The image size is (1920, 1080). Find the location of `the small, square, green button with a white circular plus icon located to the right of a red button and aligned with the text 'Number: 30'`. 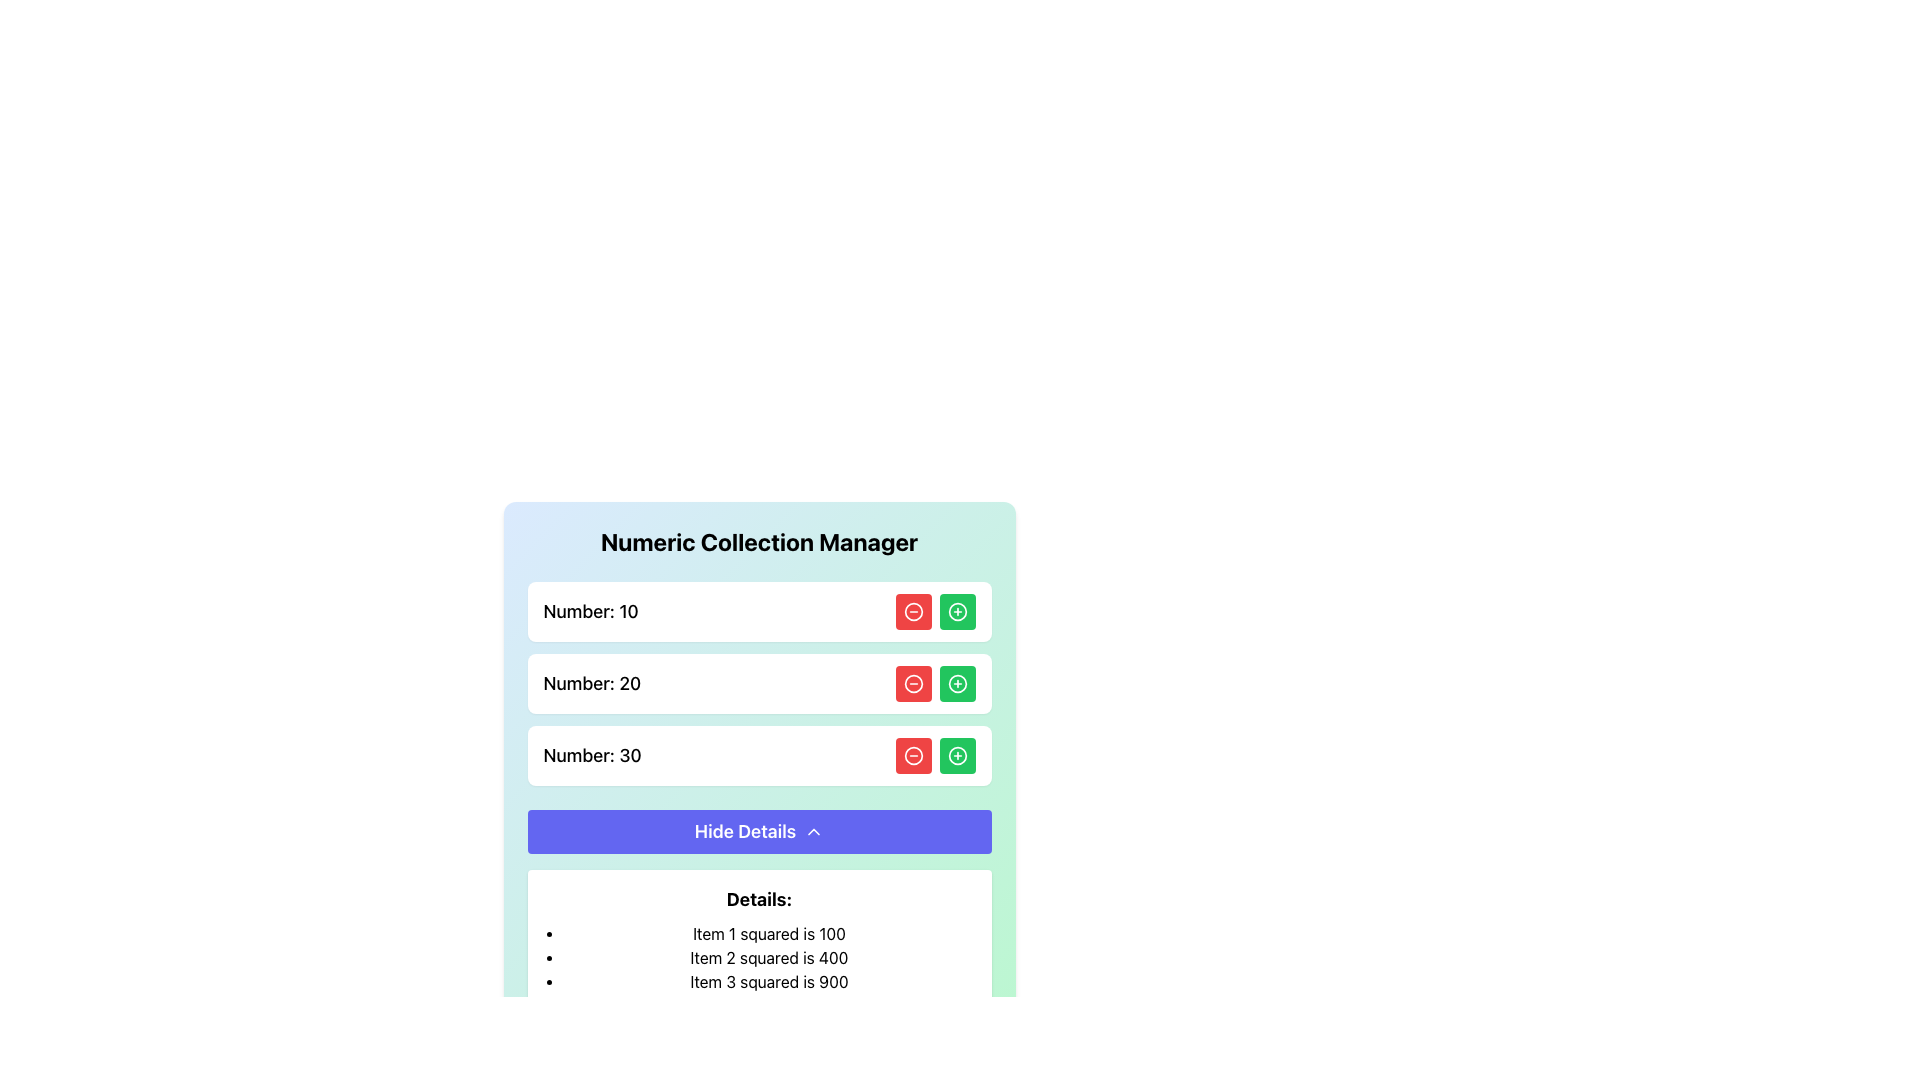

the small, square, green button with a white circular plus icon located to the right of a red button and aligned with the text 'Number: 30' is located at coordinates (956, 611).